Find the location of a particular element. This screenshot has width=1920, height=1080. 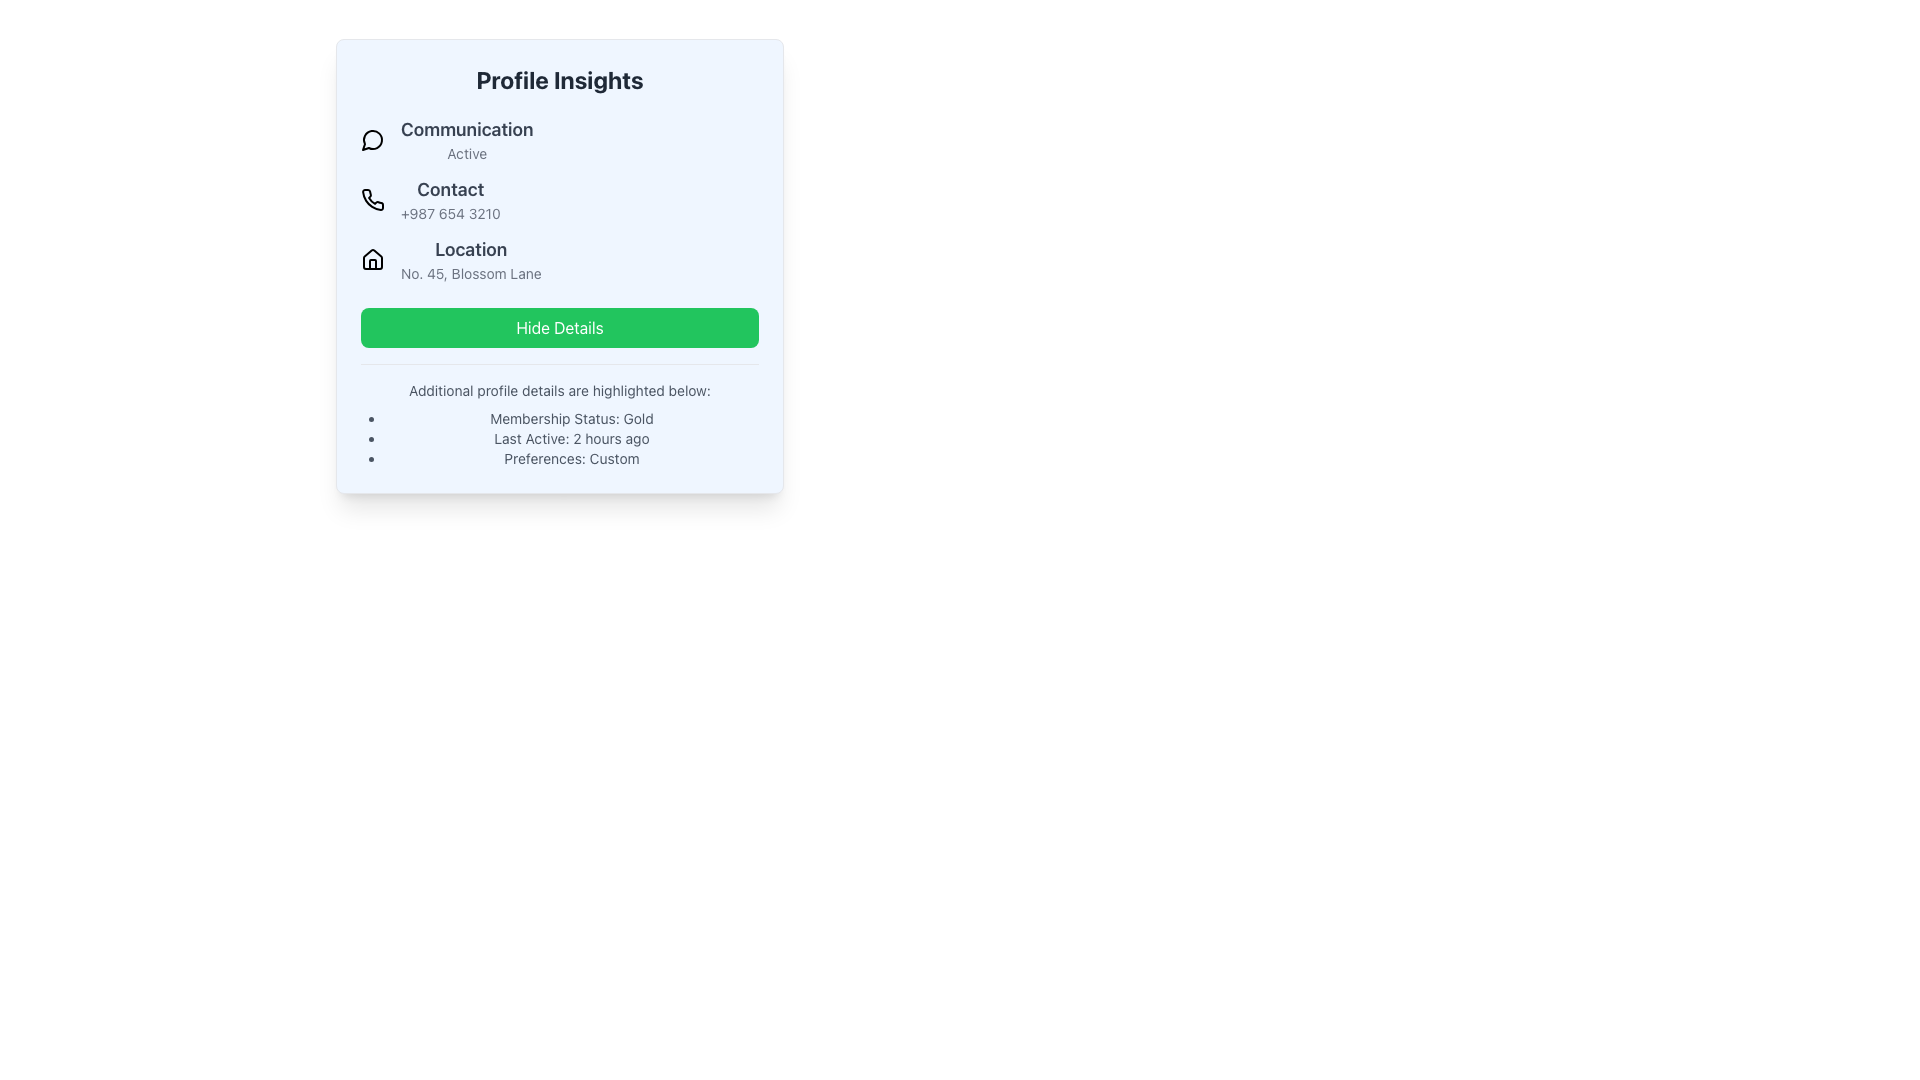

the 'Contact' icon, which is the second in a vertical sequence of three icons on the left of the profile card, to interact with the contact information section is located at coordinates (373, 199).